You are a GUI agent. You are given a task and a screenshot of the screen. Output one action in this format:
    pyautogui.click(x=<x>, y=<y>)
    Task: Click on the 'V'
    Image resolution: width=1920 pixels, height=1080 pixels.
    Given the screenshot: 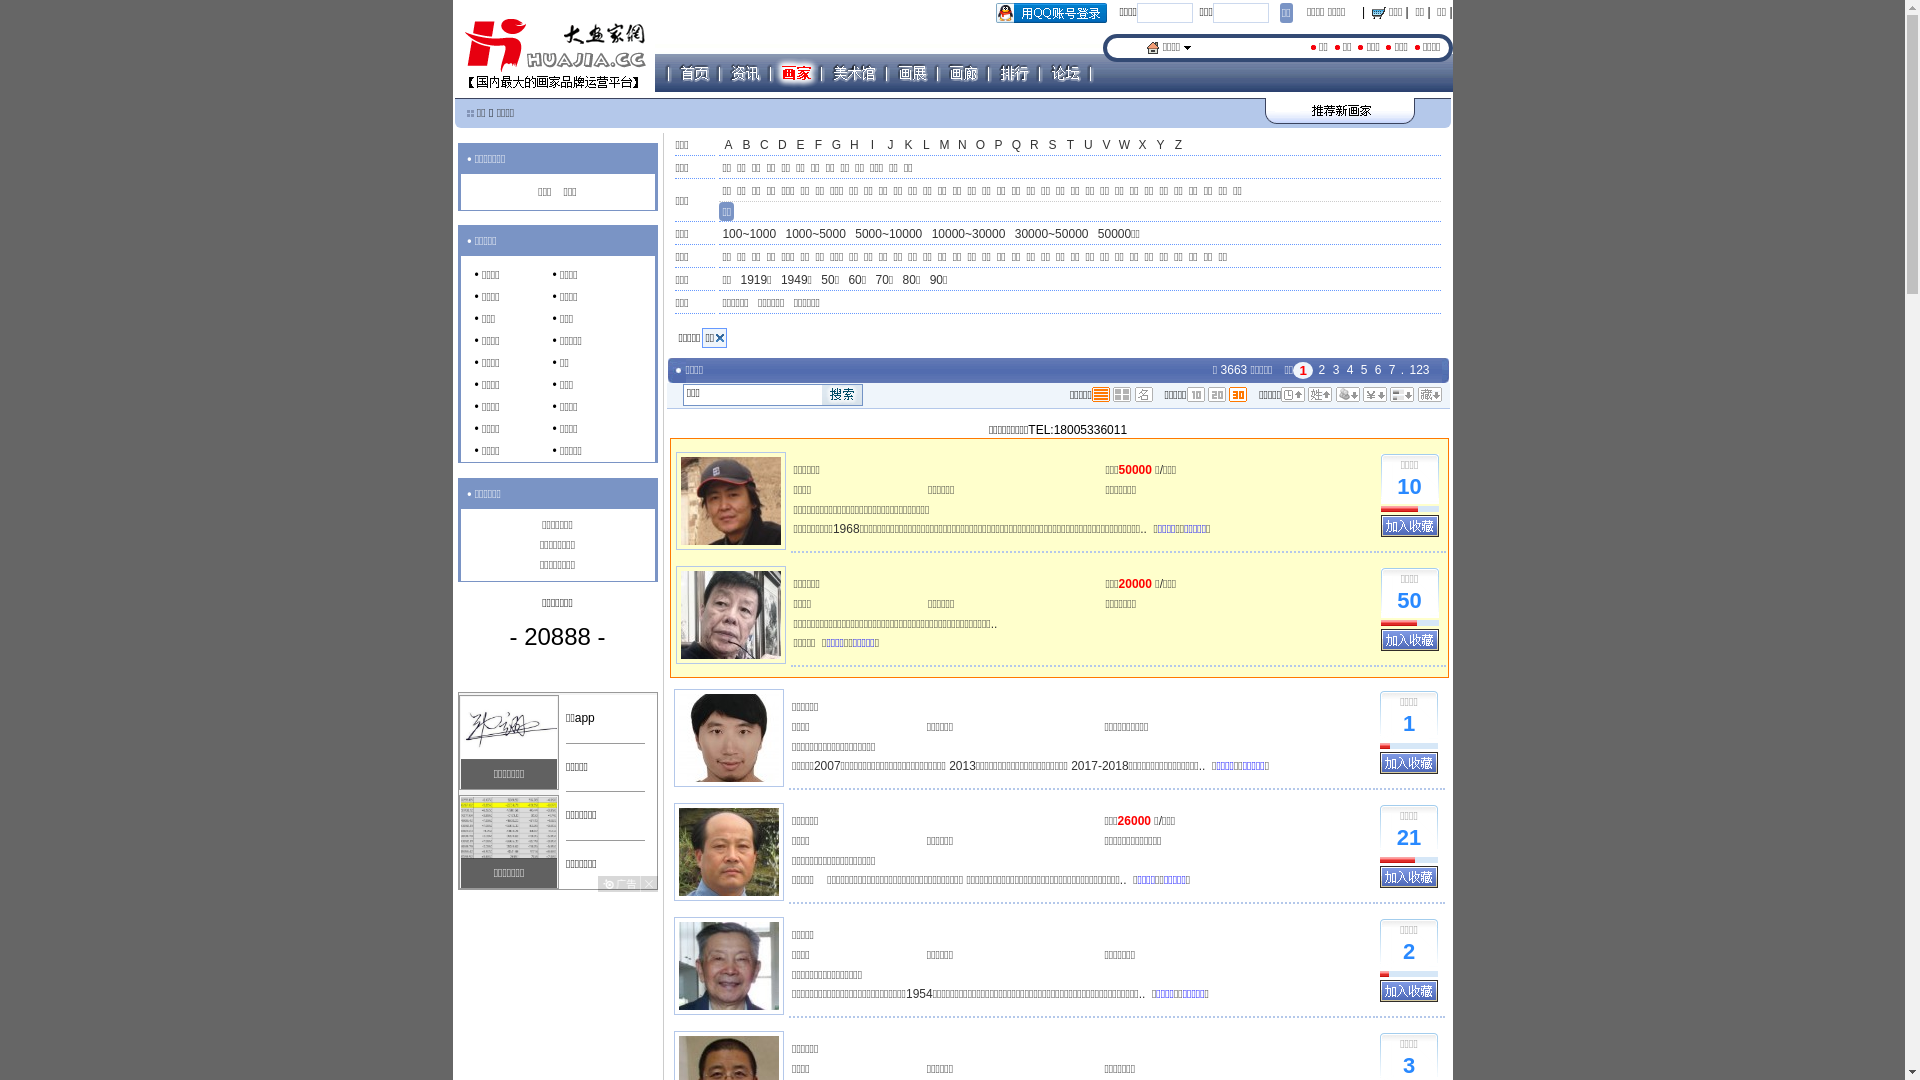 What is the action you would take?
    pyautogui.click(x=1104, y=145)
    